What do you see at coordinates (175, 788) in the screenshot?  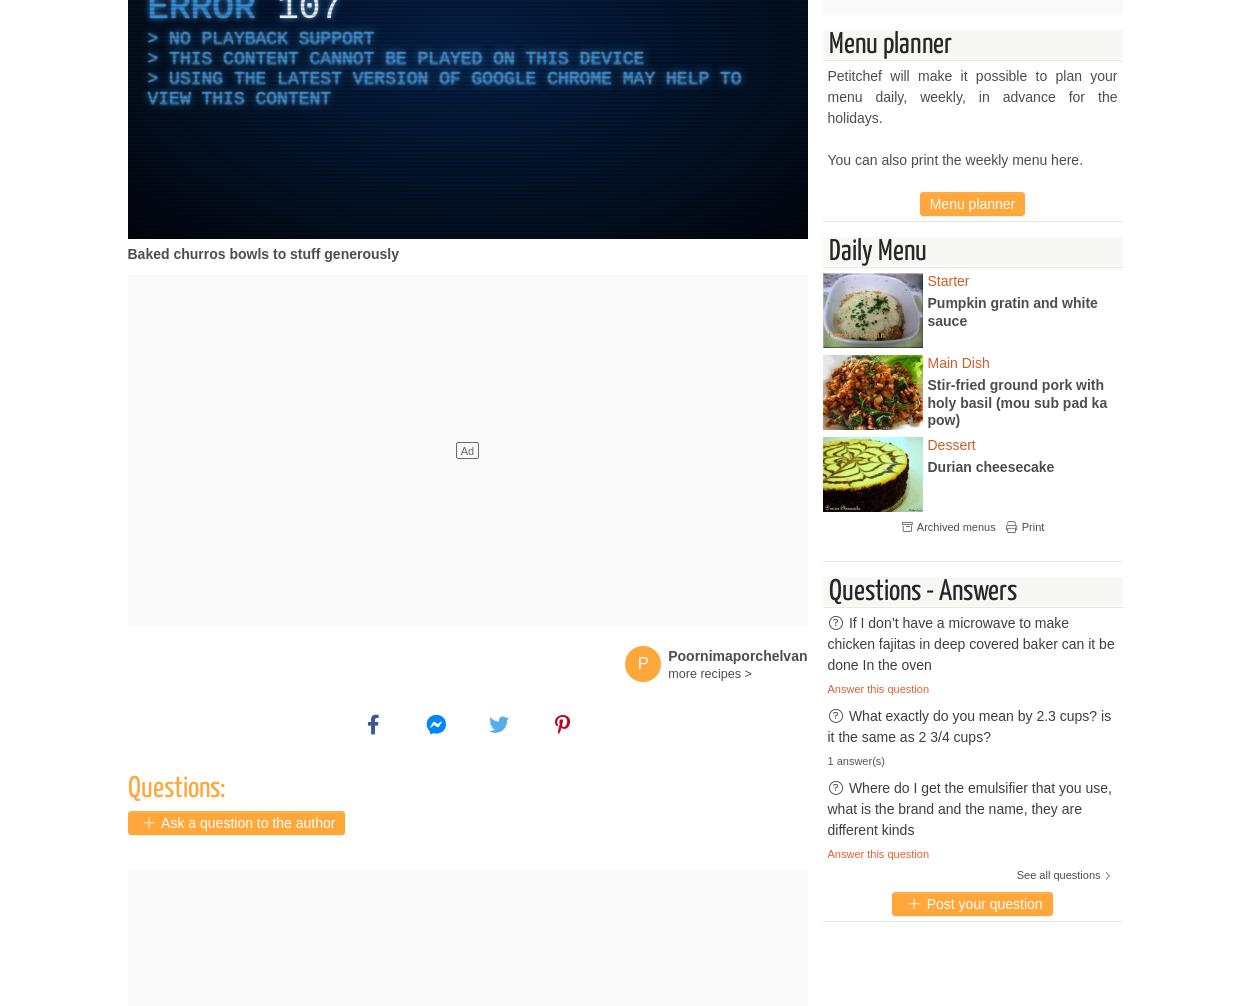 I see `'Questions:'` at bounding box center [175, 788].